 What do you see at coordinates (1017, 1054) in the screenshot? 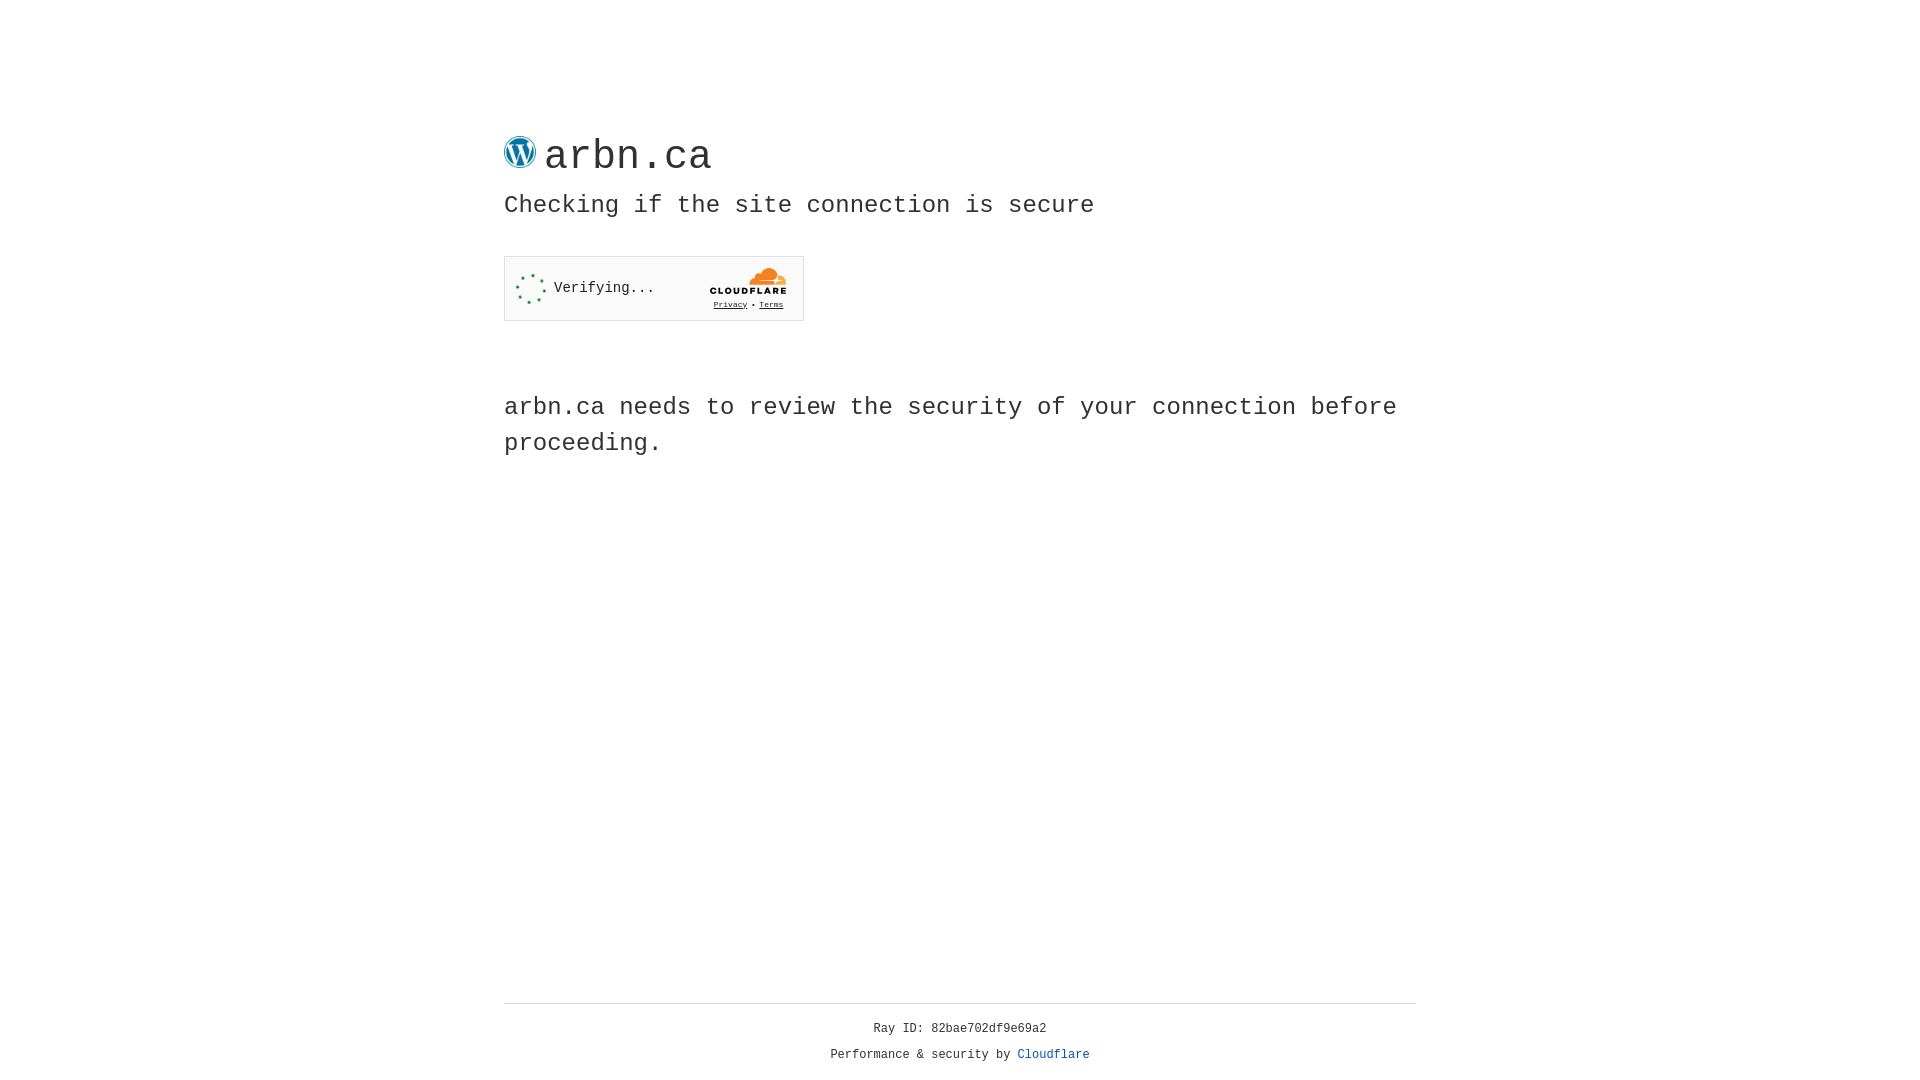
I see `'Cloudflare'` at bounding box center [1017, 1054].